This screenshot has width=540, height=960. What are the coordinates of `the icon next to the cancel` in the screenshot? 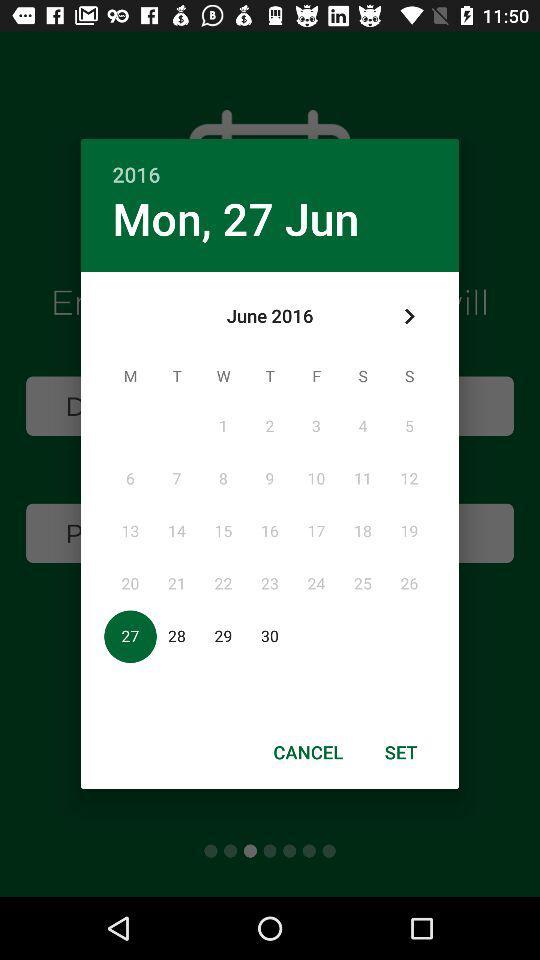 It's located at (401, 751).